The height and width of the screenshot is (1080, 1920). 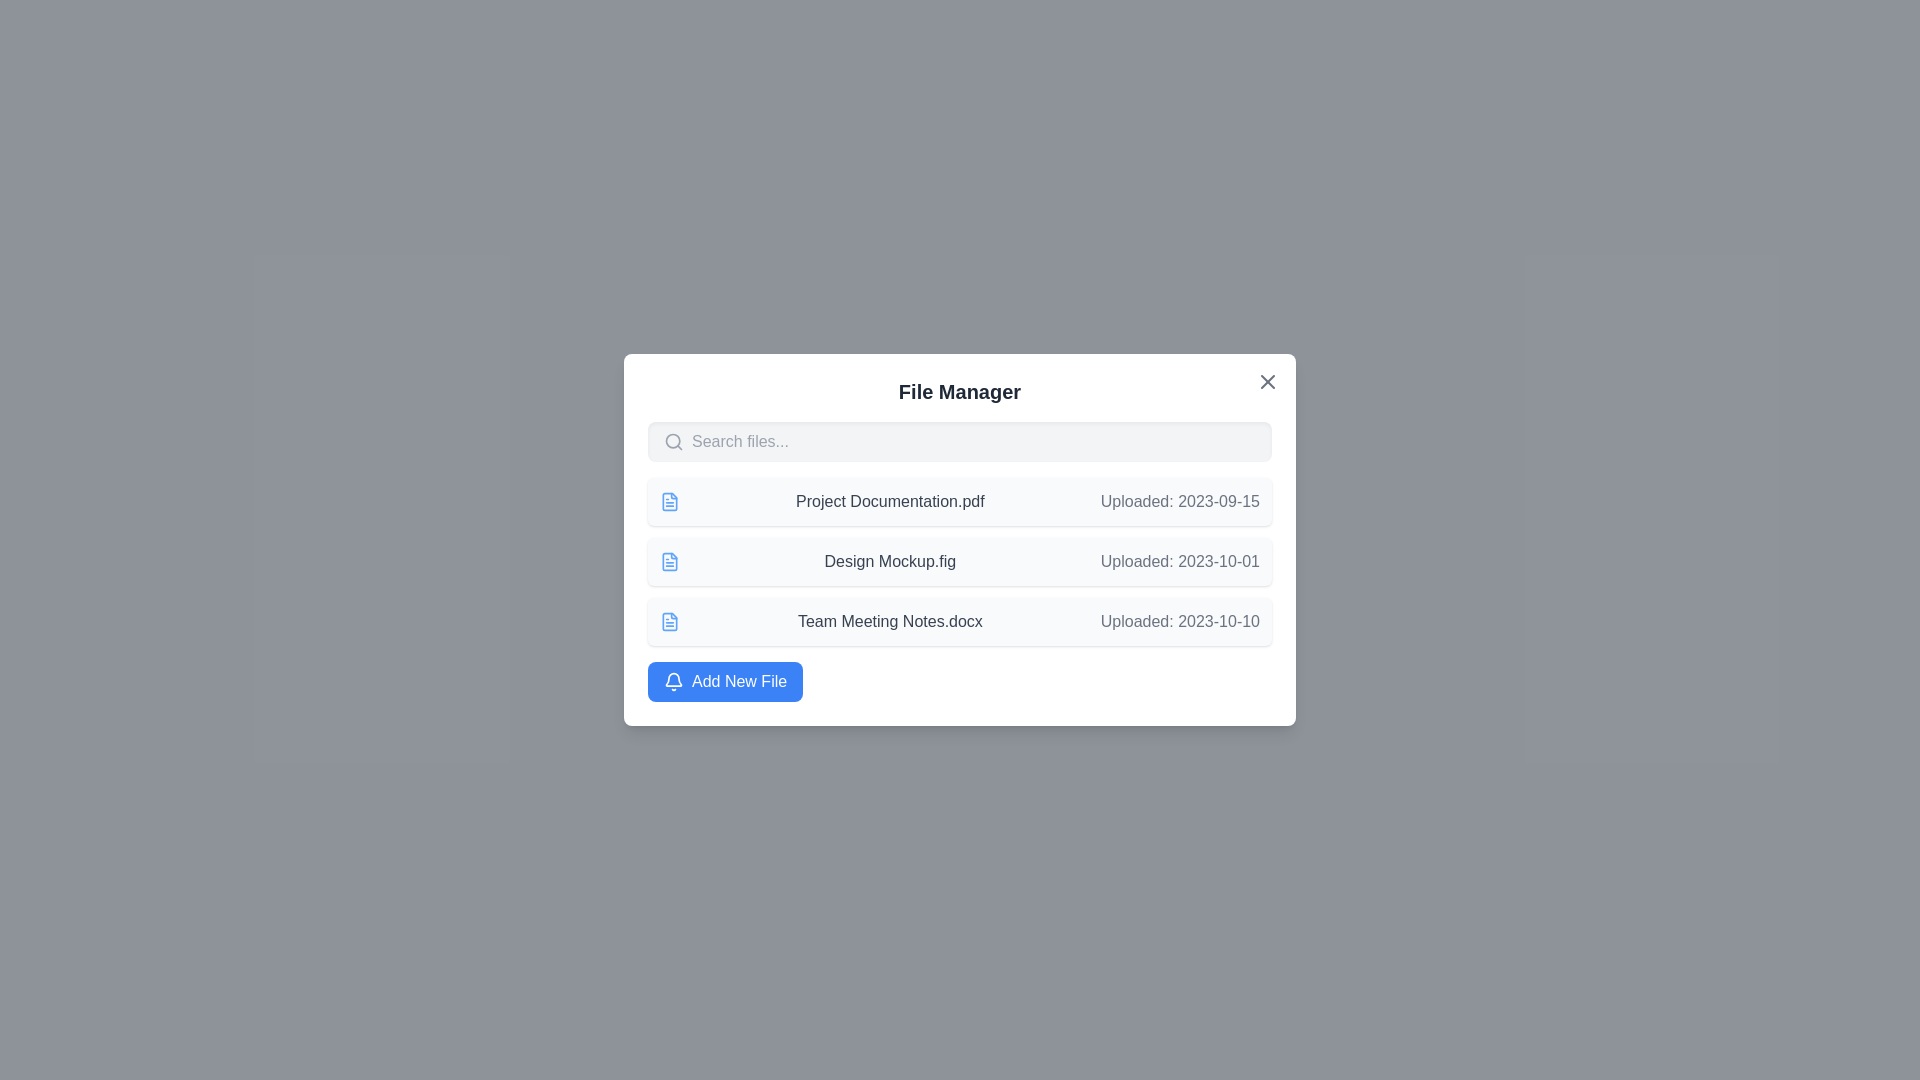 What do you see at coordinates (1266, 381) in the screenshot?
I see `the cross ('X') icon button located at the top-right corner of the 'File Manager' dialog box` at bounding box center [1266, 381].